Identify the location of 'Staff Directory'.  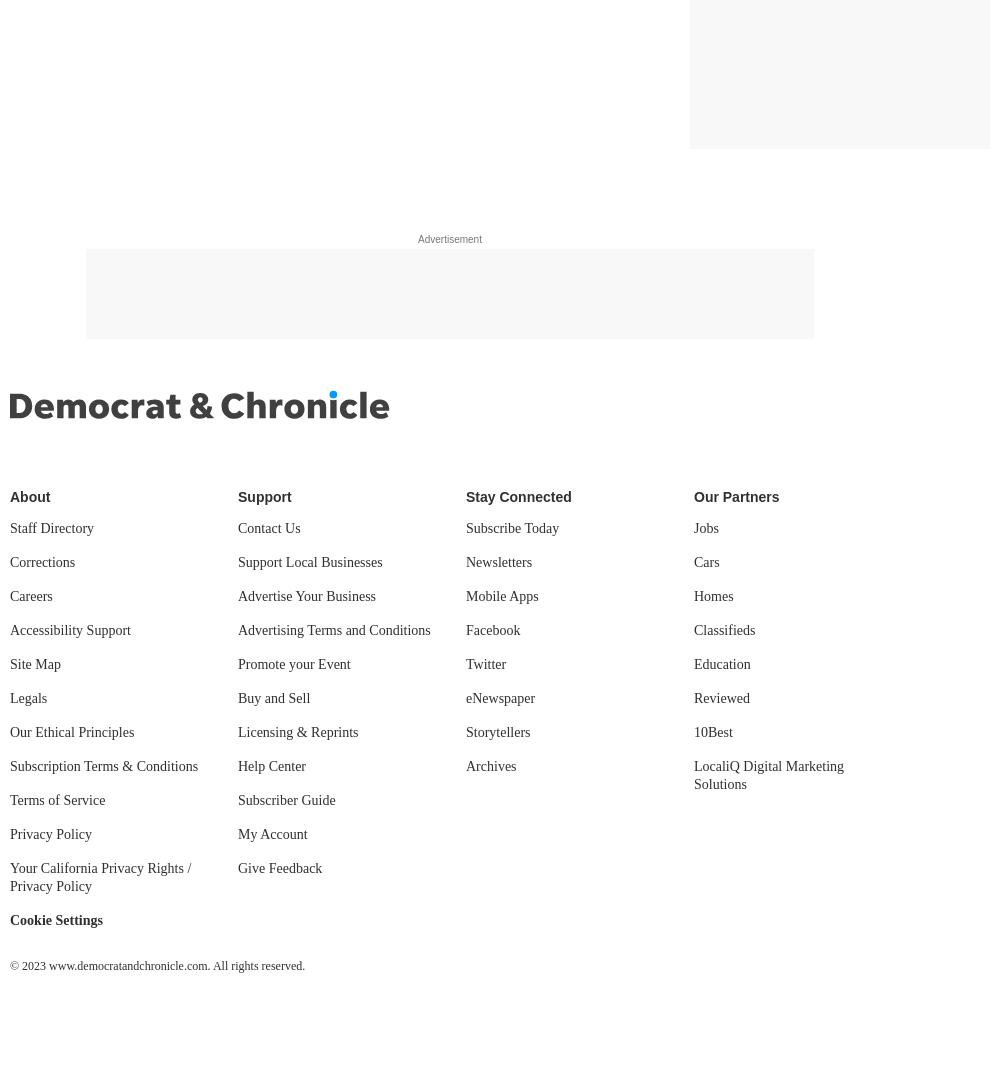
(52, 528).